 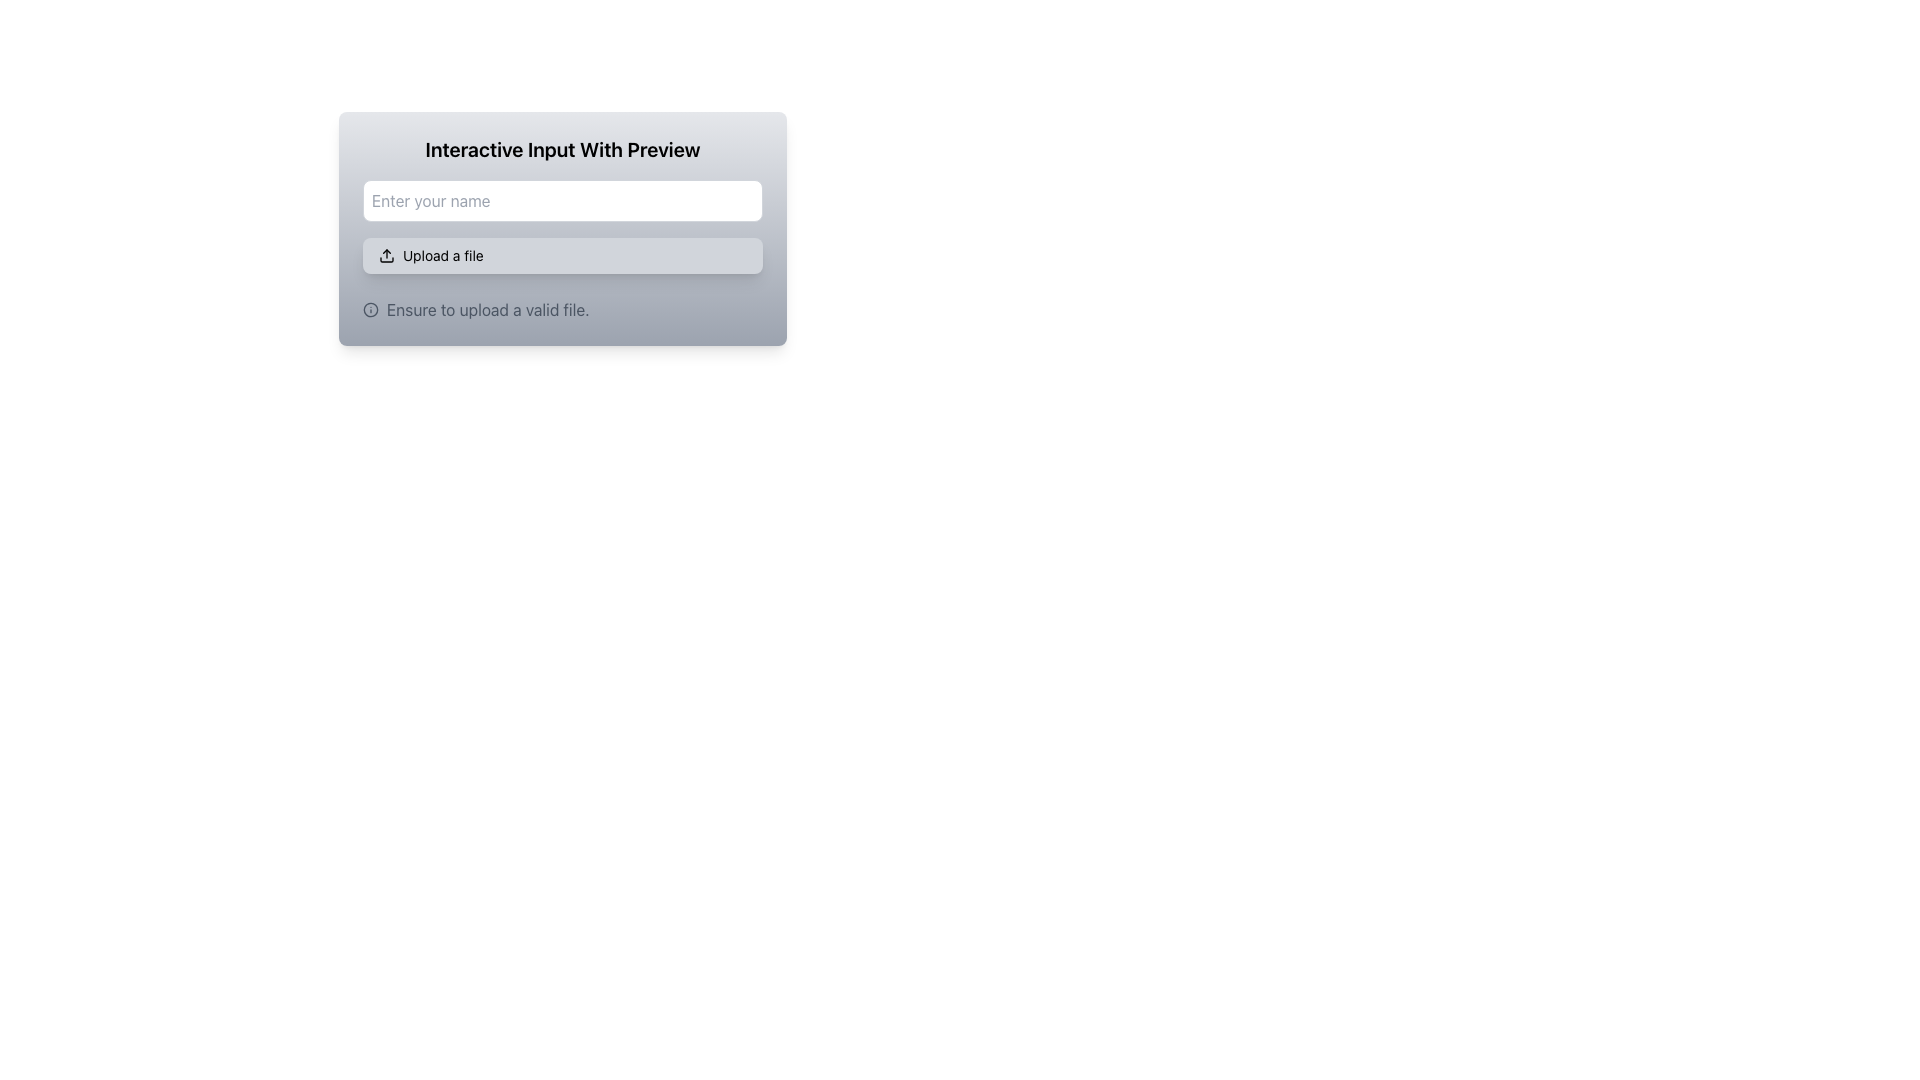 What do you see at coordinates (370, 309) in the screenshot?
I see `the informational icon located to the left of the text 'Ensure to upload a valid file.'` at bounding box center [370, 309].